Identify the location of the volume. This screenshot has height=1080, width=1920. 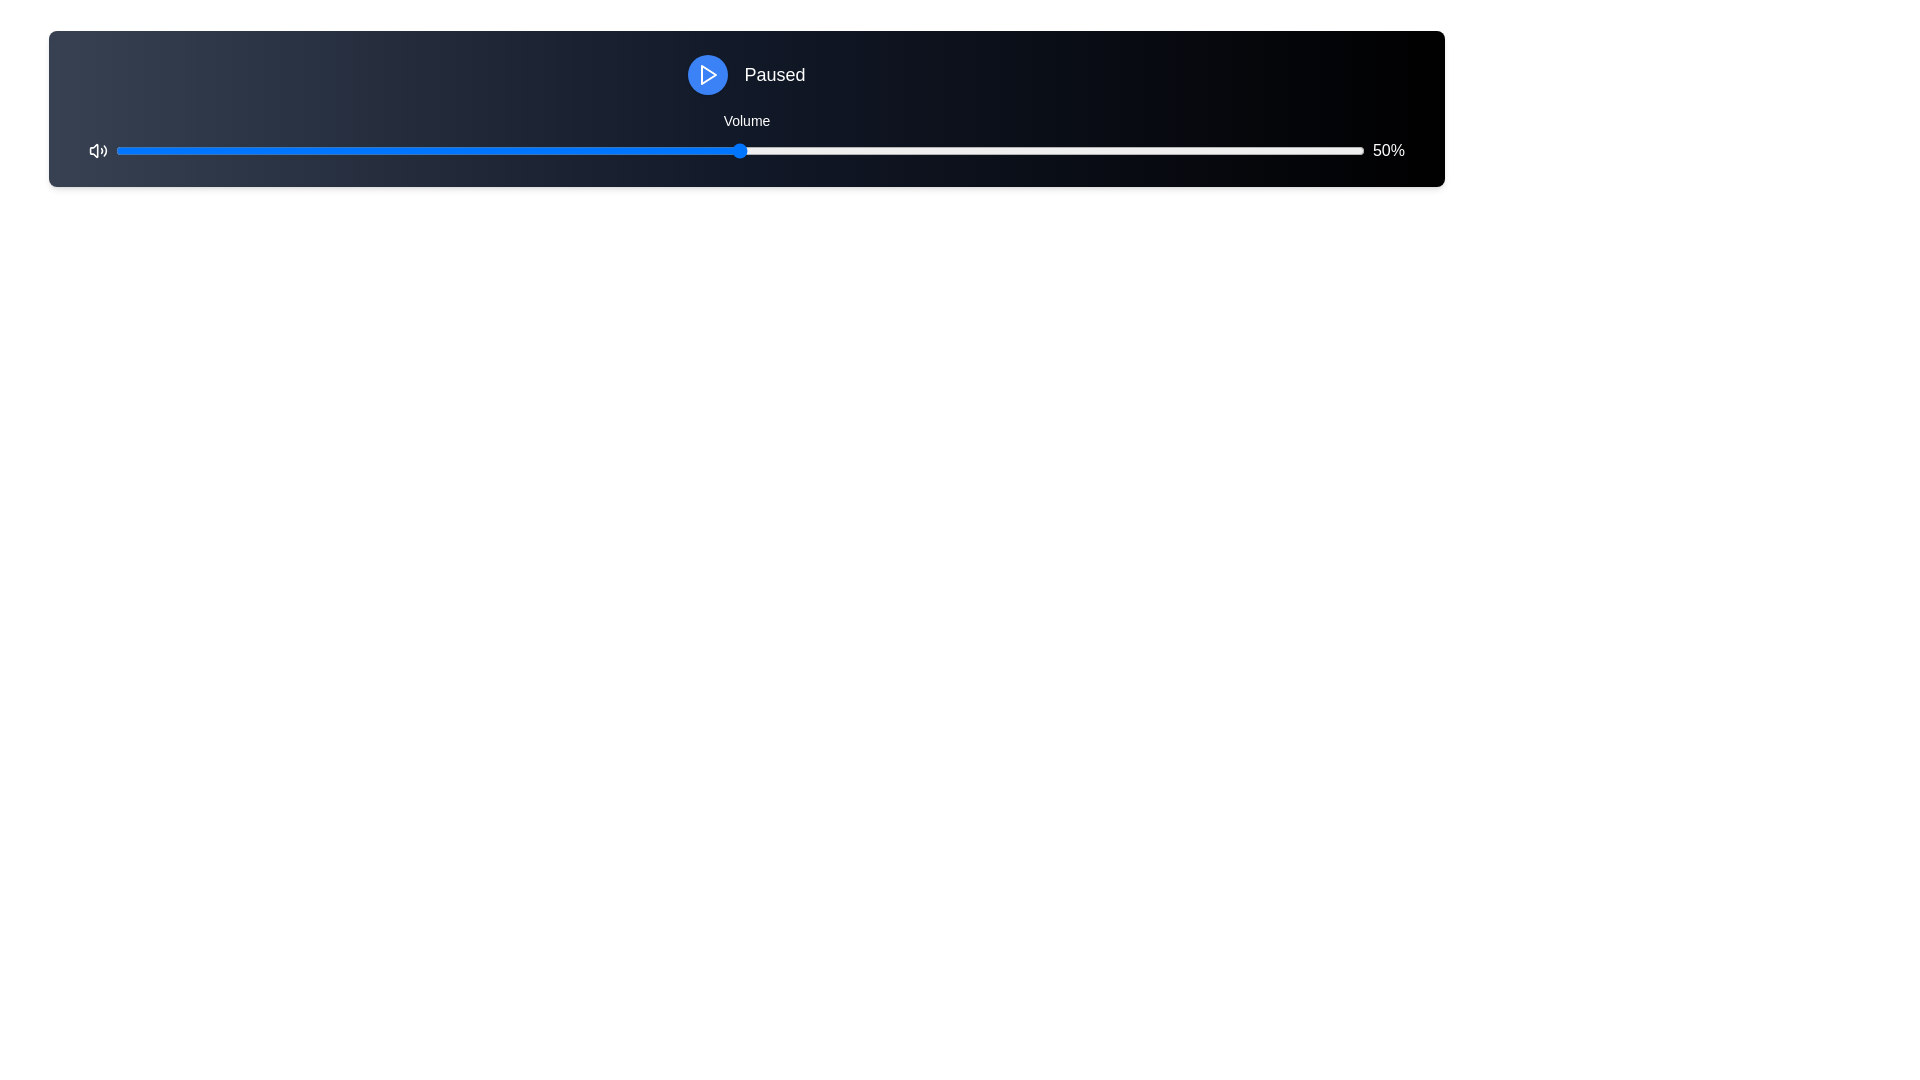
(1140, 149).